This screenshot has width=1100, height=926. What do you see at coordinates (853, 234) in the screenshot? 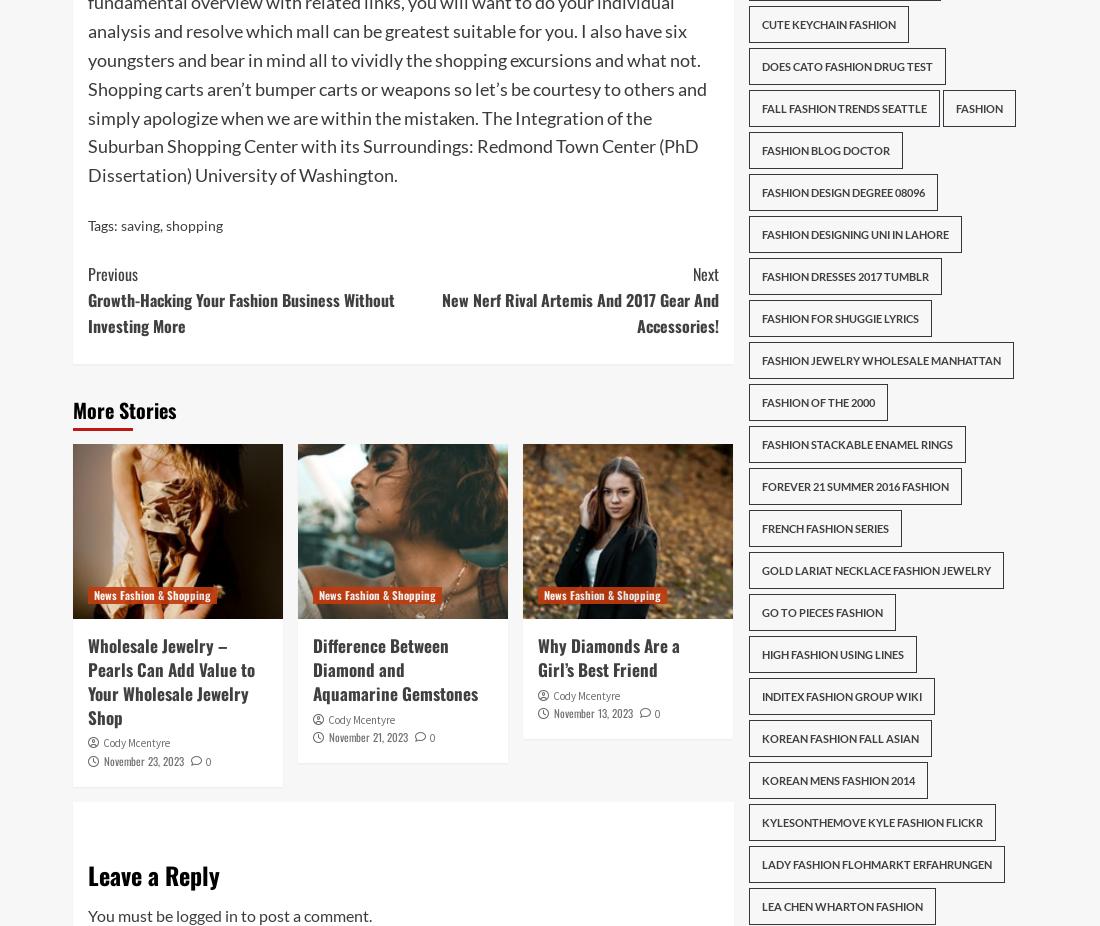
I see `'Fashion Designing Uni In Lahore'` at bounding box center [853, 234].